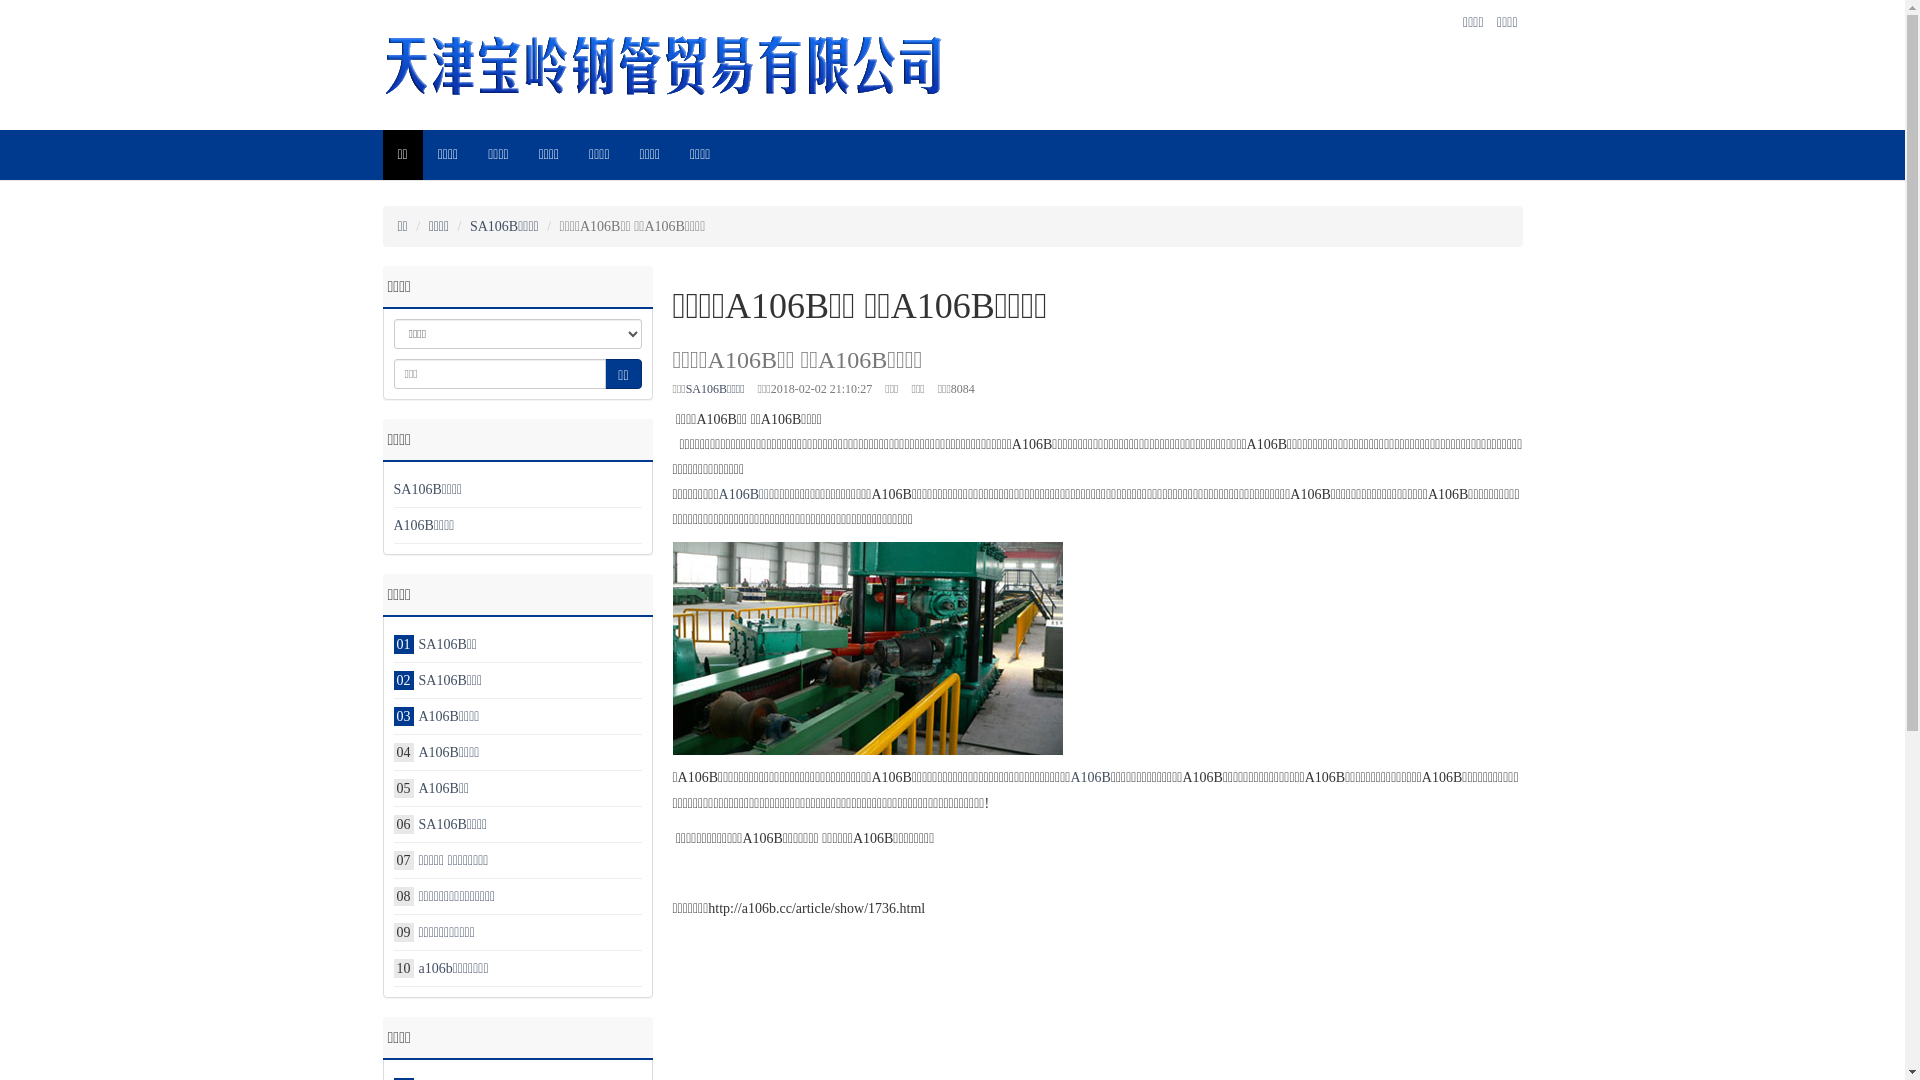 The height and width of the screenshot is (1080, 1920). Describe the element at coordinates (867, 648) in the screenshot. I see `'1517576991871420.jpg'` at that location.